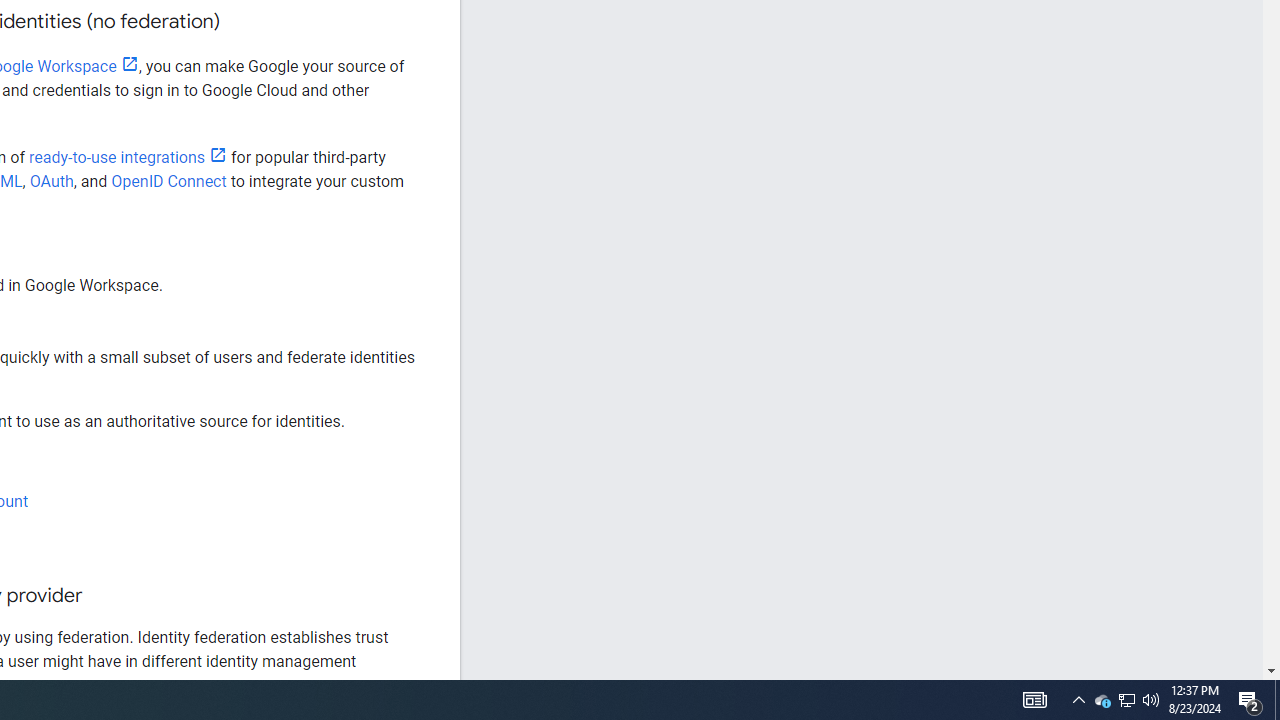  I want to click on 'OAuth', so click(51, 181).